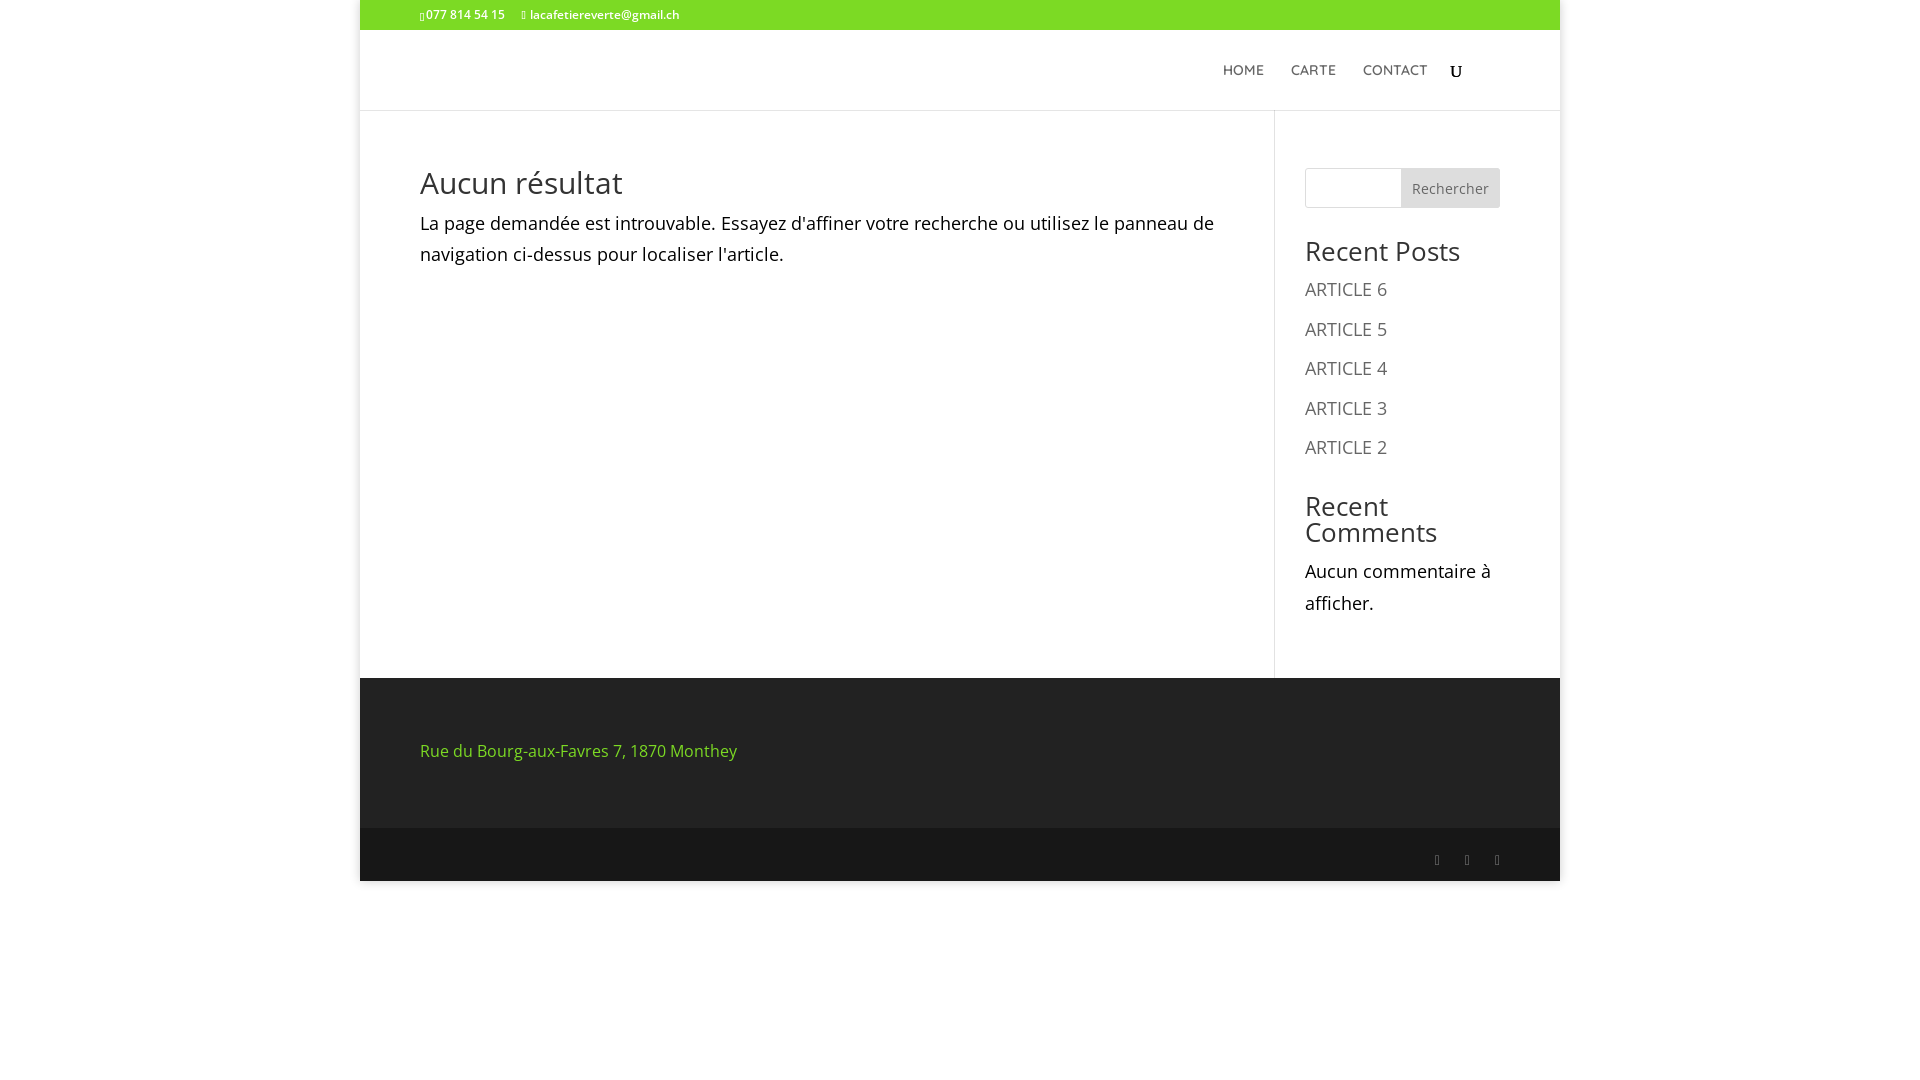 This screenshot has height=1080, width=1920. What do you see at coordinates (1222, 85) in the screenshot?
I see `'HOME'` at bounding box center [1222, 85].